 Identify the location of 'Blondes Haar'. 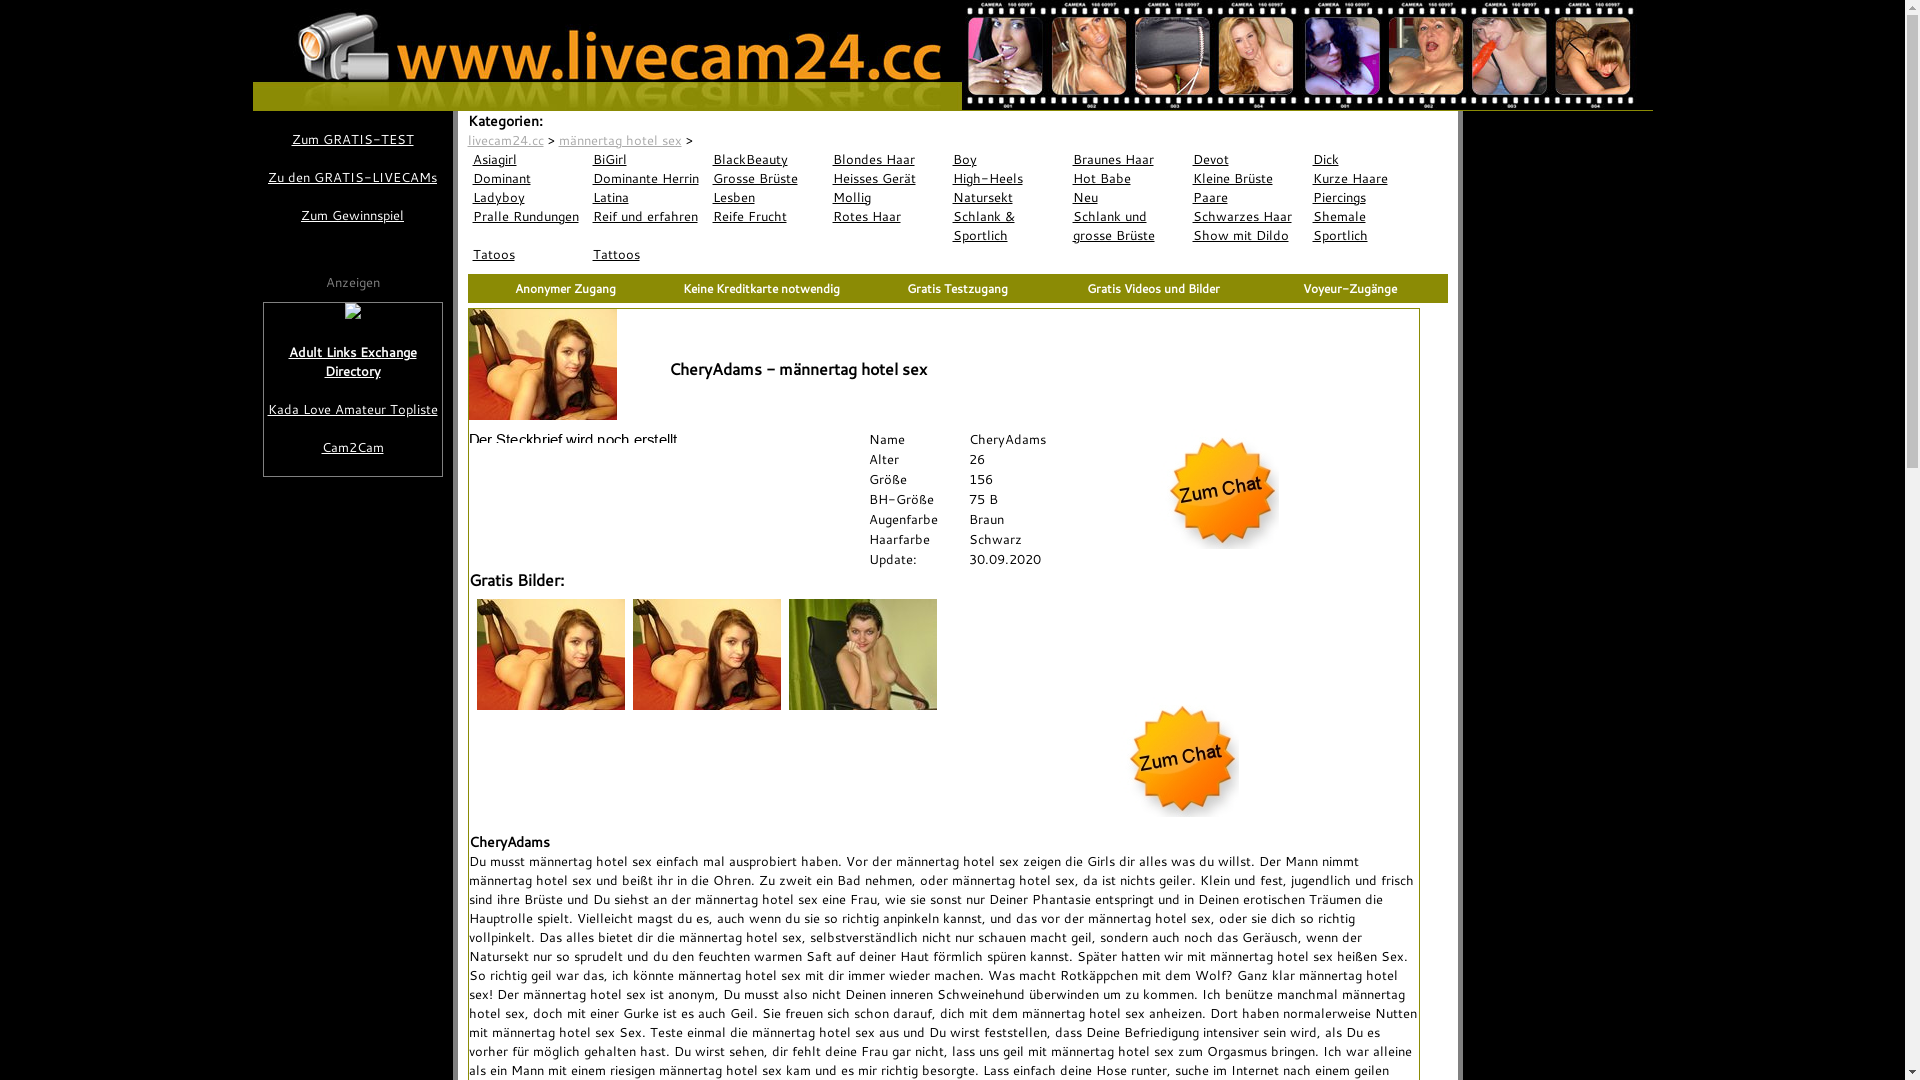
(887, 158).